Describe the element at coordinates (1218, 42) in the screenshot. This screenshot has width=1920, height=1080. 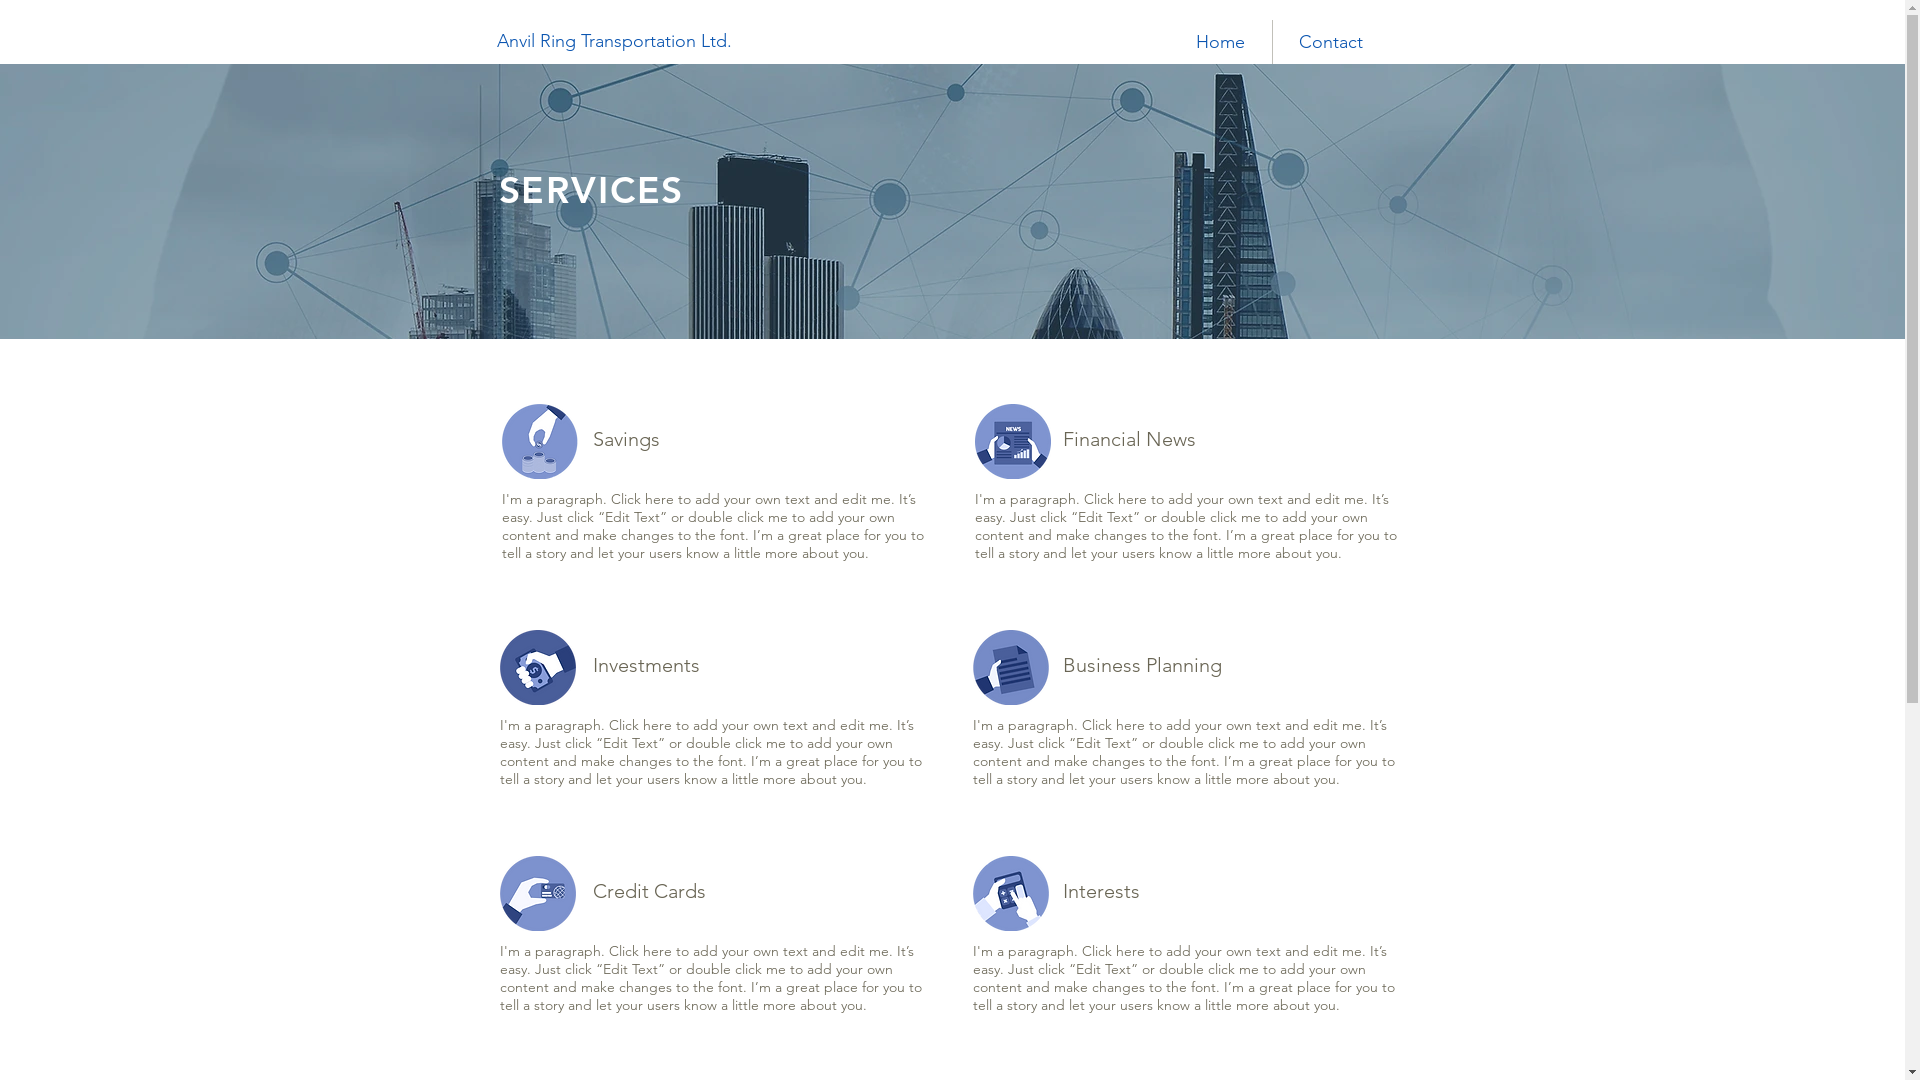
I see `'Home'` at that location.